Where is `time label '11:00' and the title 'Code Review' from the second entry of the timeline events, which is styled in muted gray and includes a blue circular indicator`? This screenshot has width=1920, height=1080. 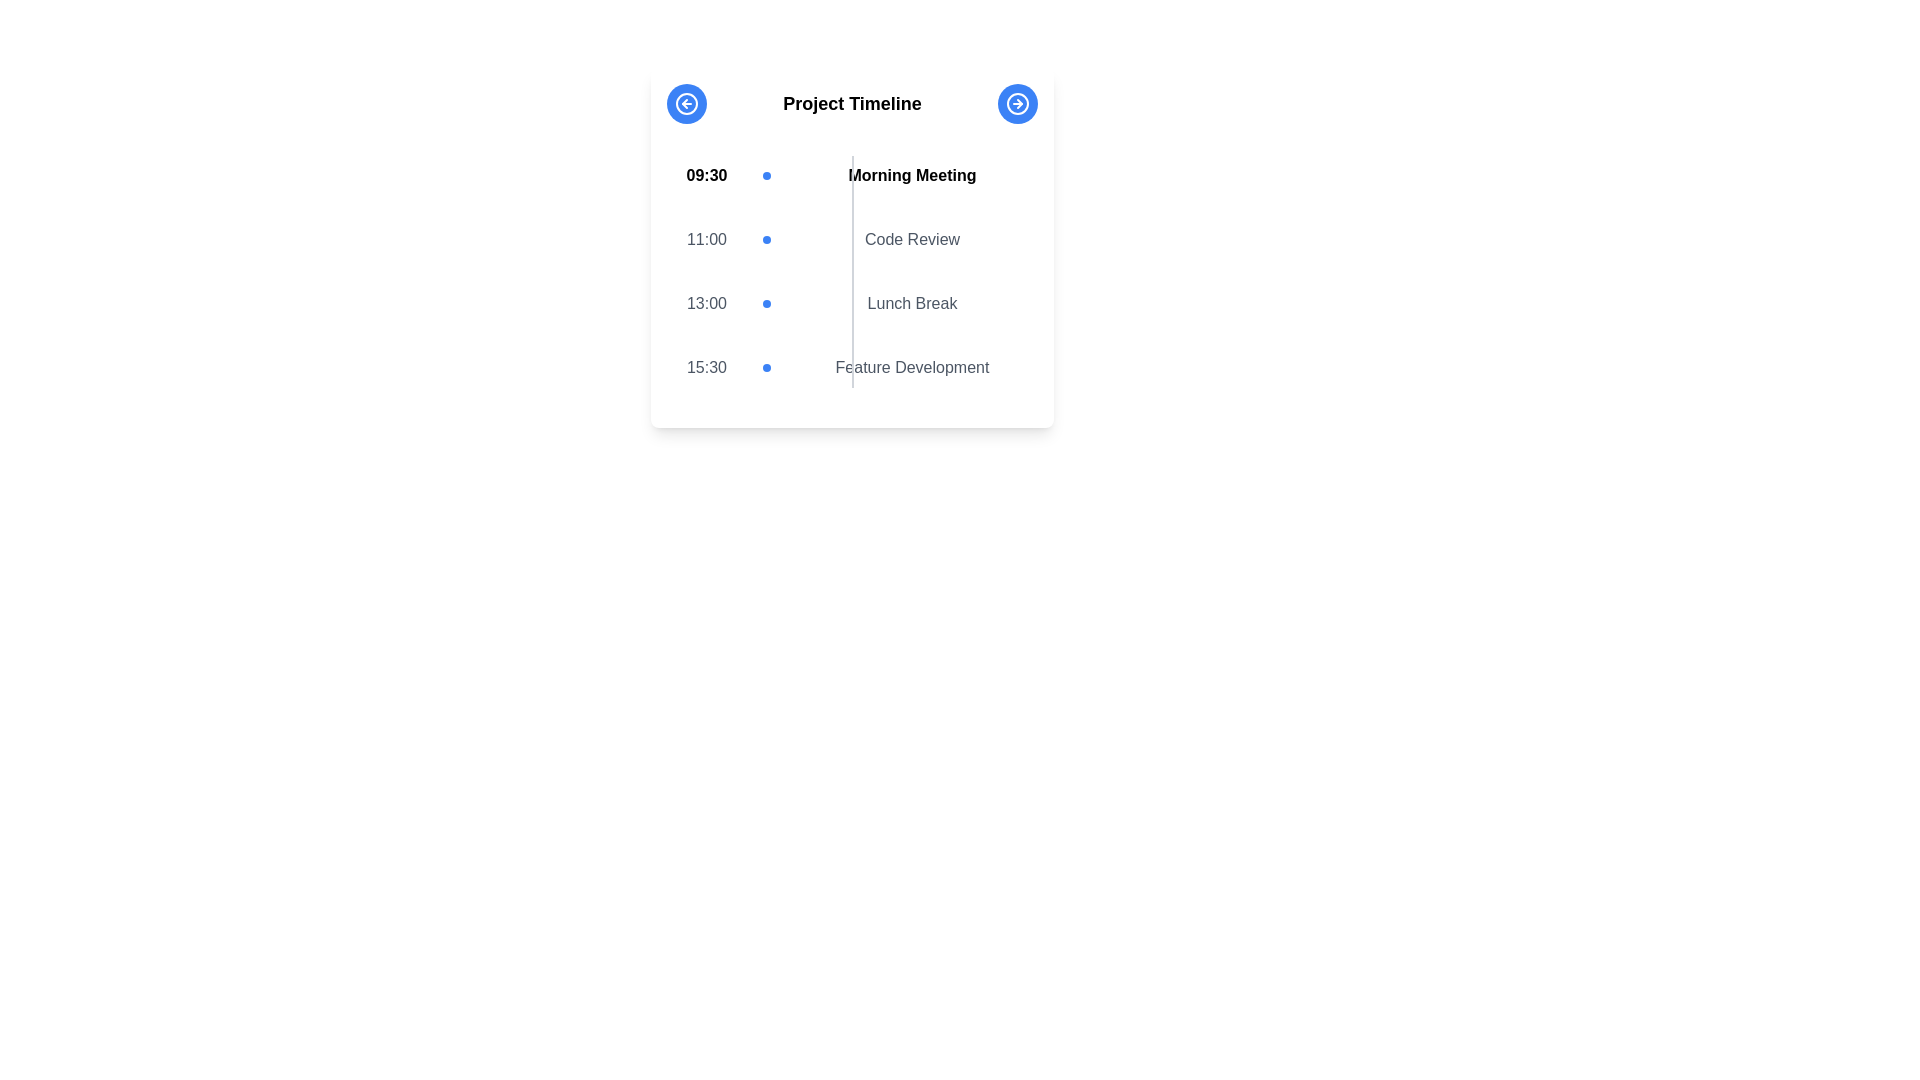
time label '11:00' and the title 'Code Review' from the second entry of the timeline events, which is styled in muted gray and includes a blue circular indicator is located at coordinates (852, 238).